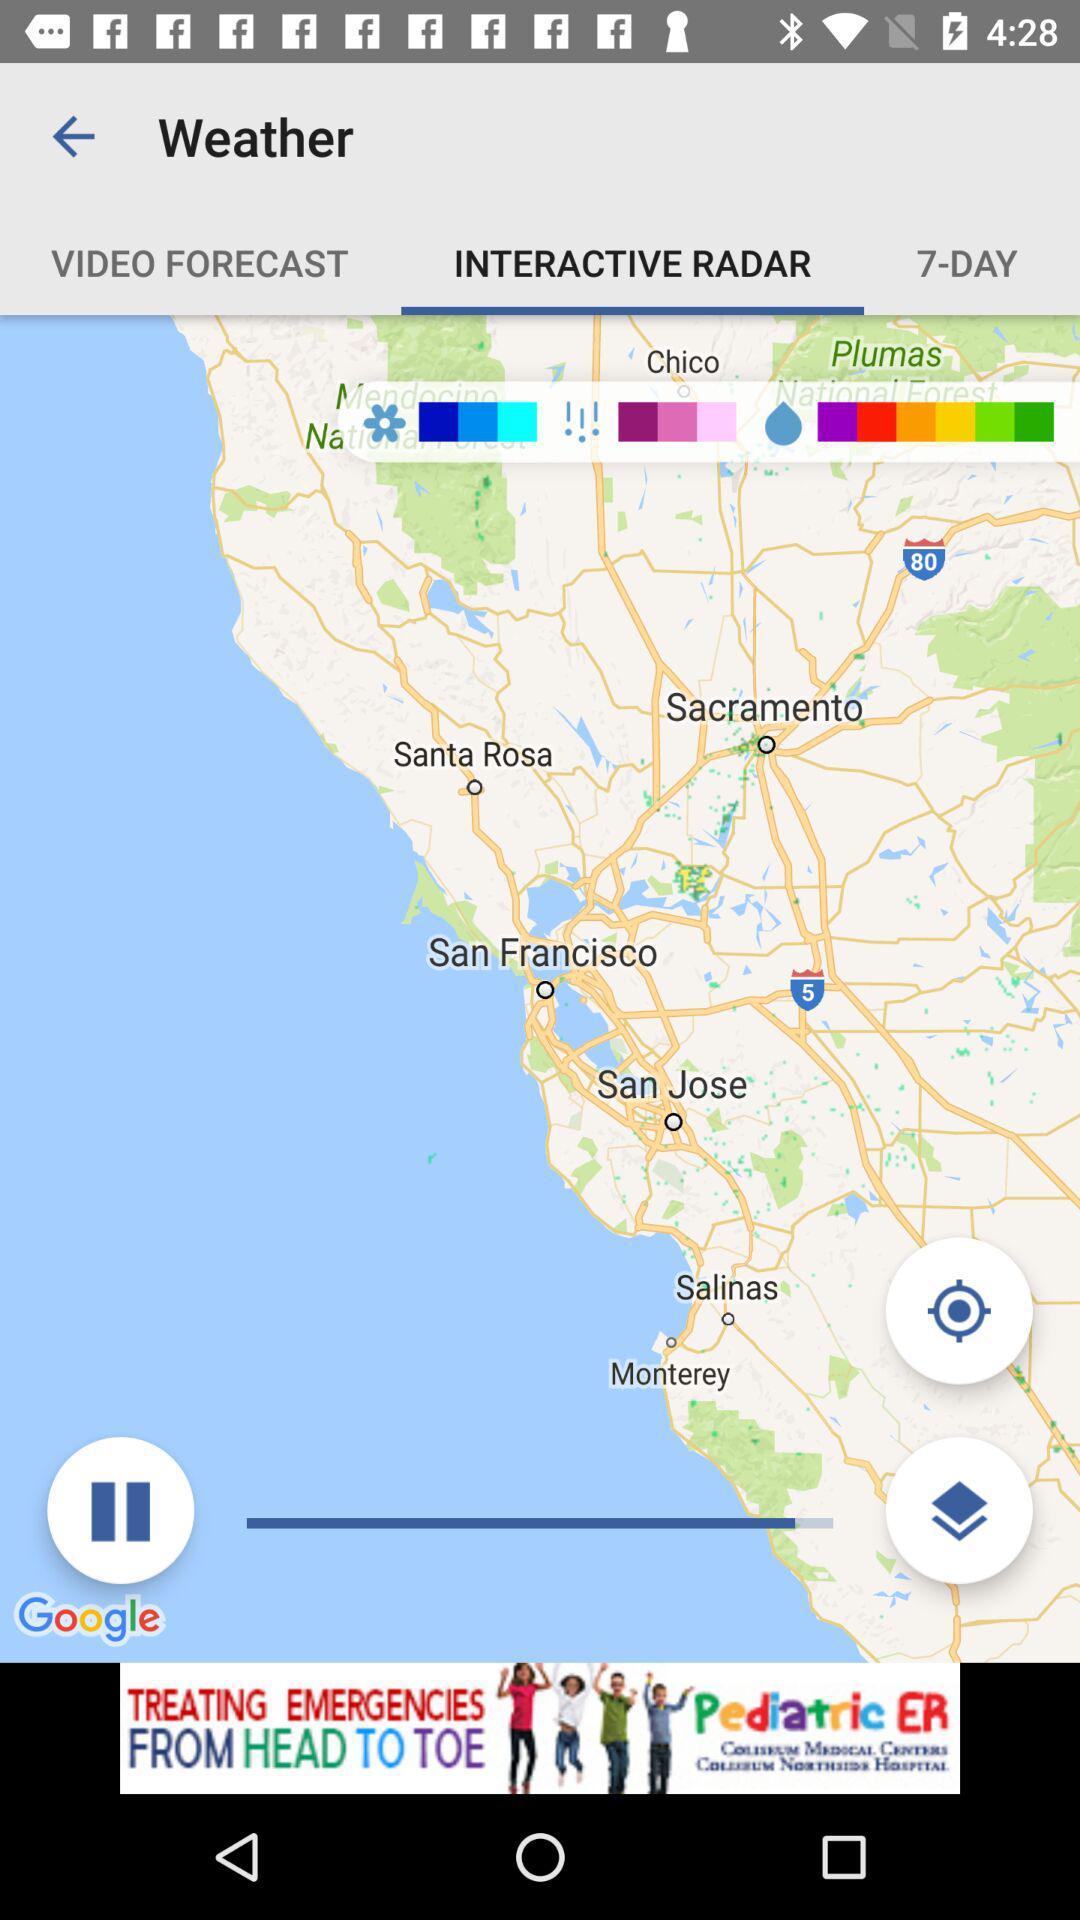 The image size is (1080, 1920). I want to click on stop button, so click(120, 1510).